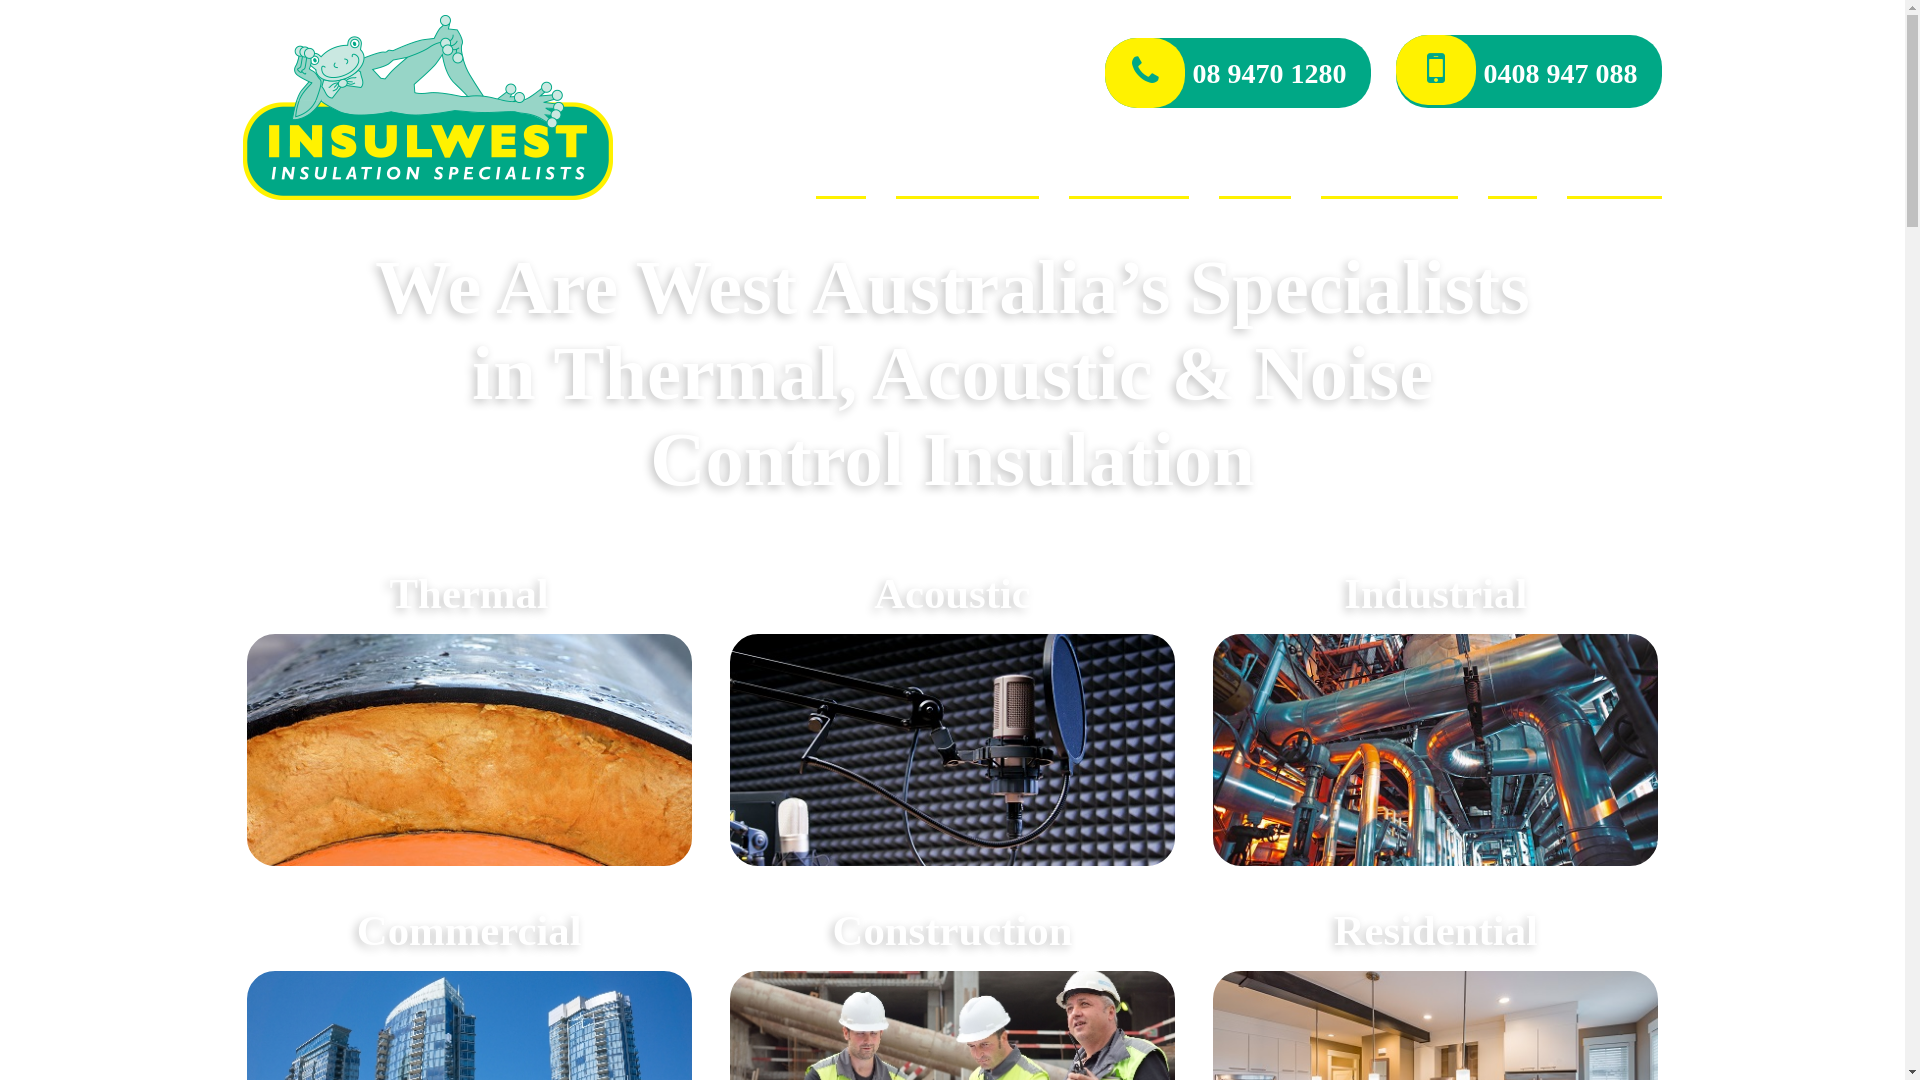 The image size is (1920, 1080). Describe the element at coordinates (840, 177) in the screenshot. I see `'Home'` at that location.